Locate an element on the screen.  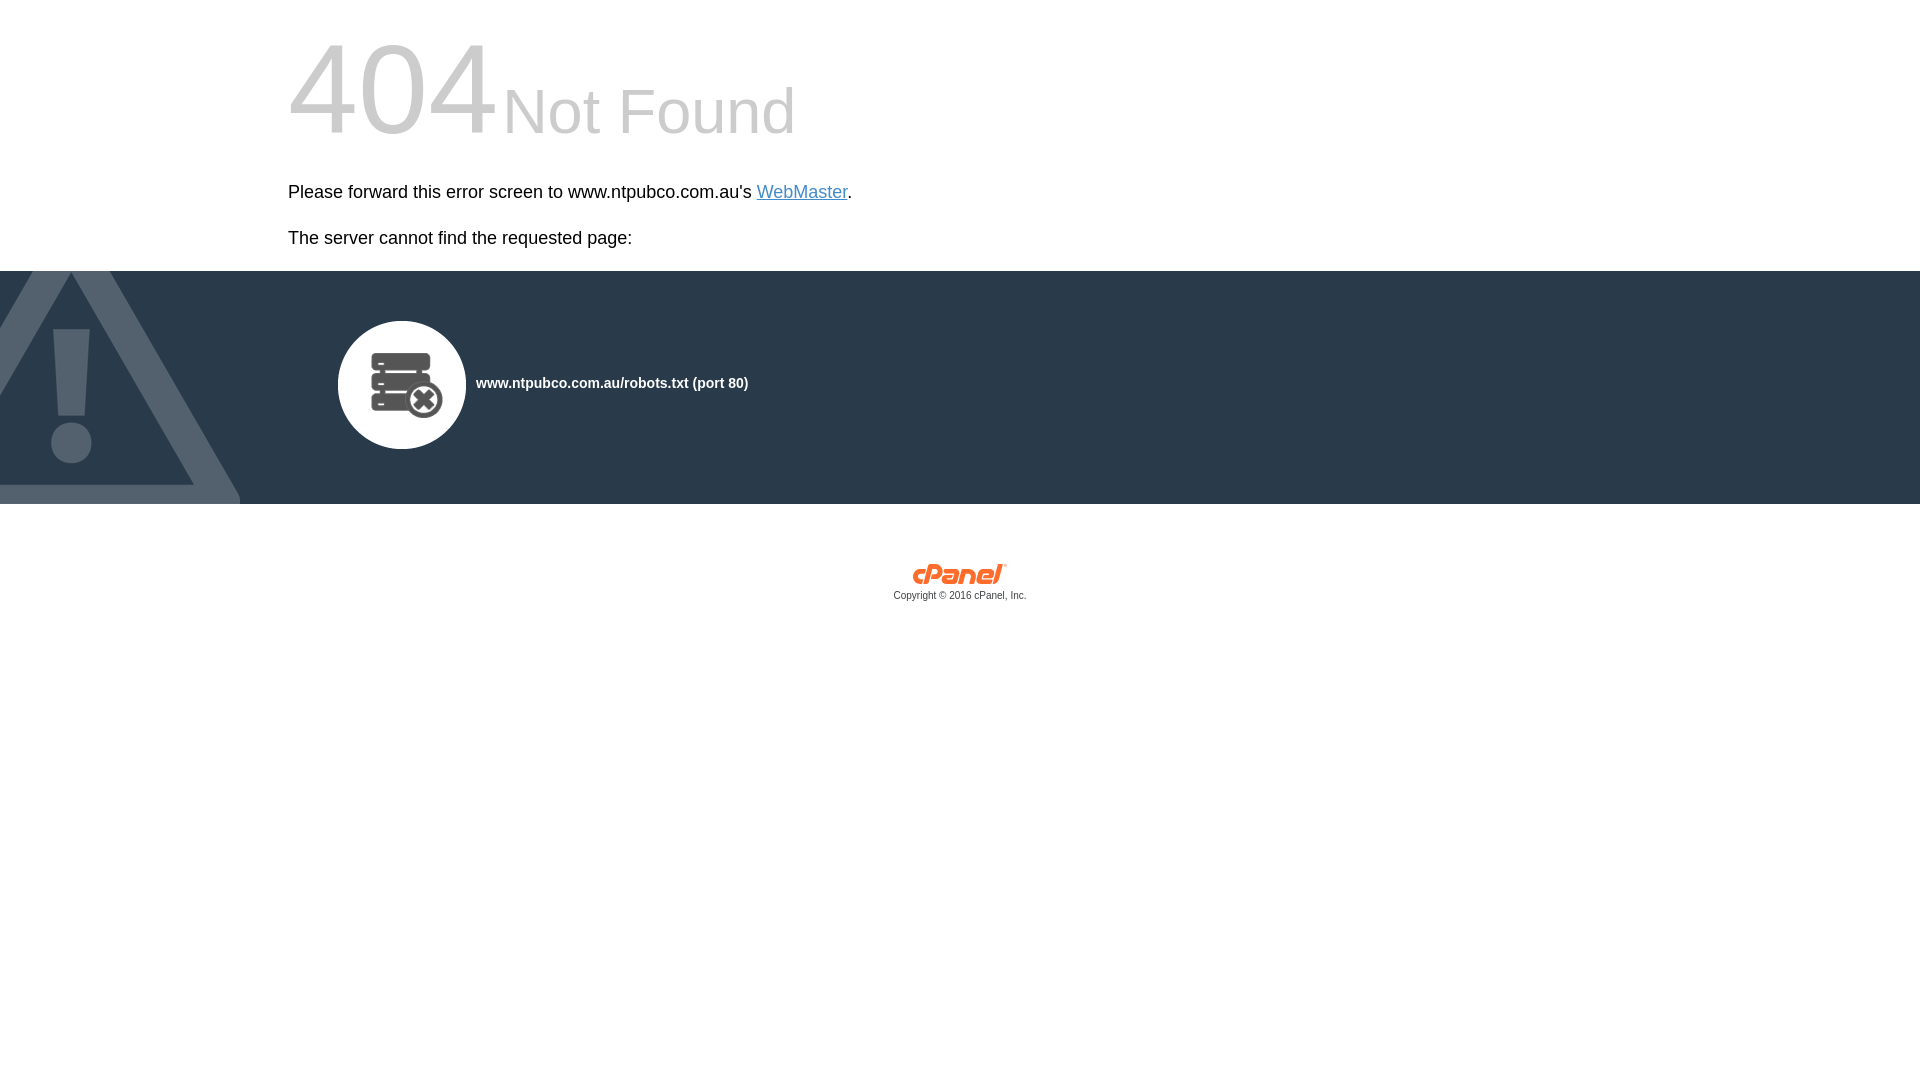
'WebMaster' is located at coordinates (756, 192).